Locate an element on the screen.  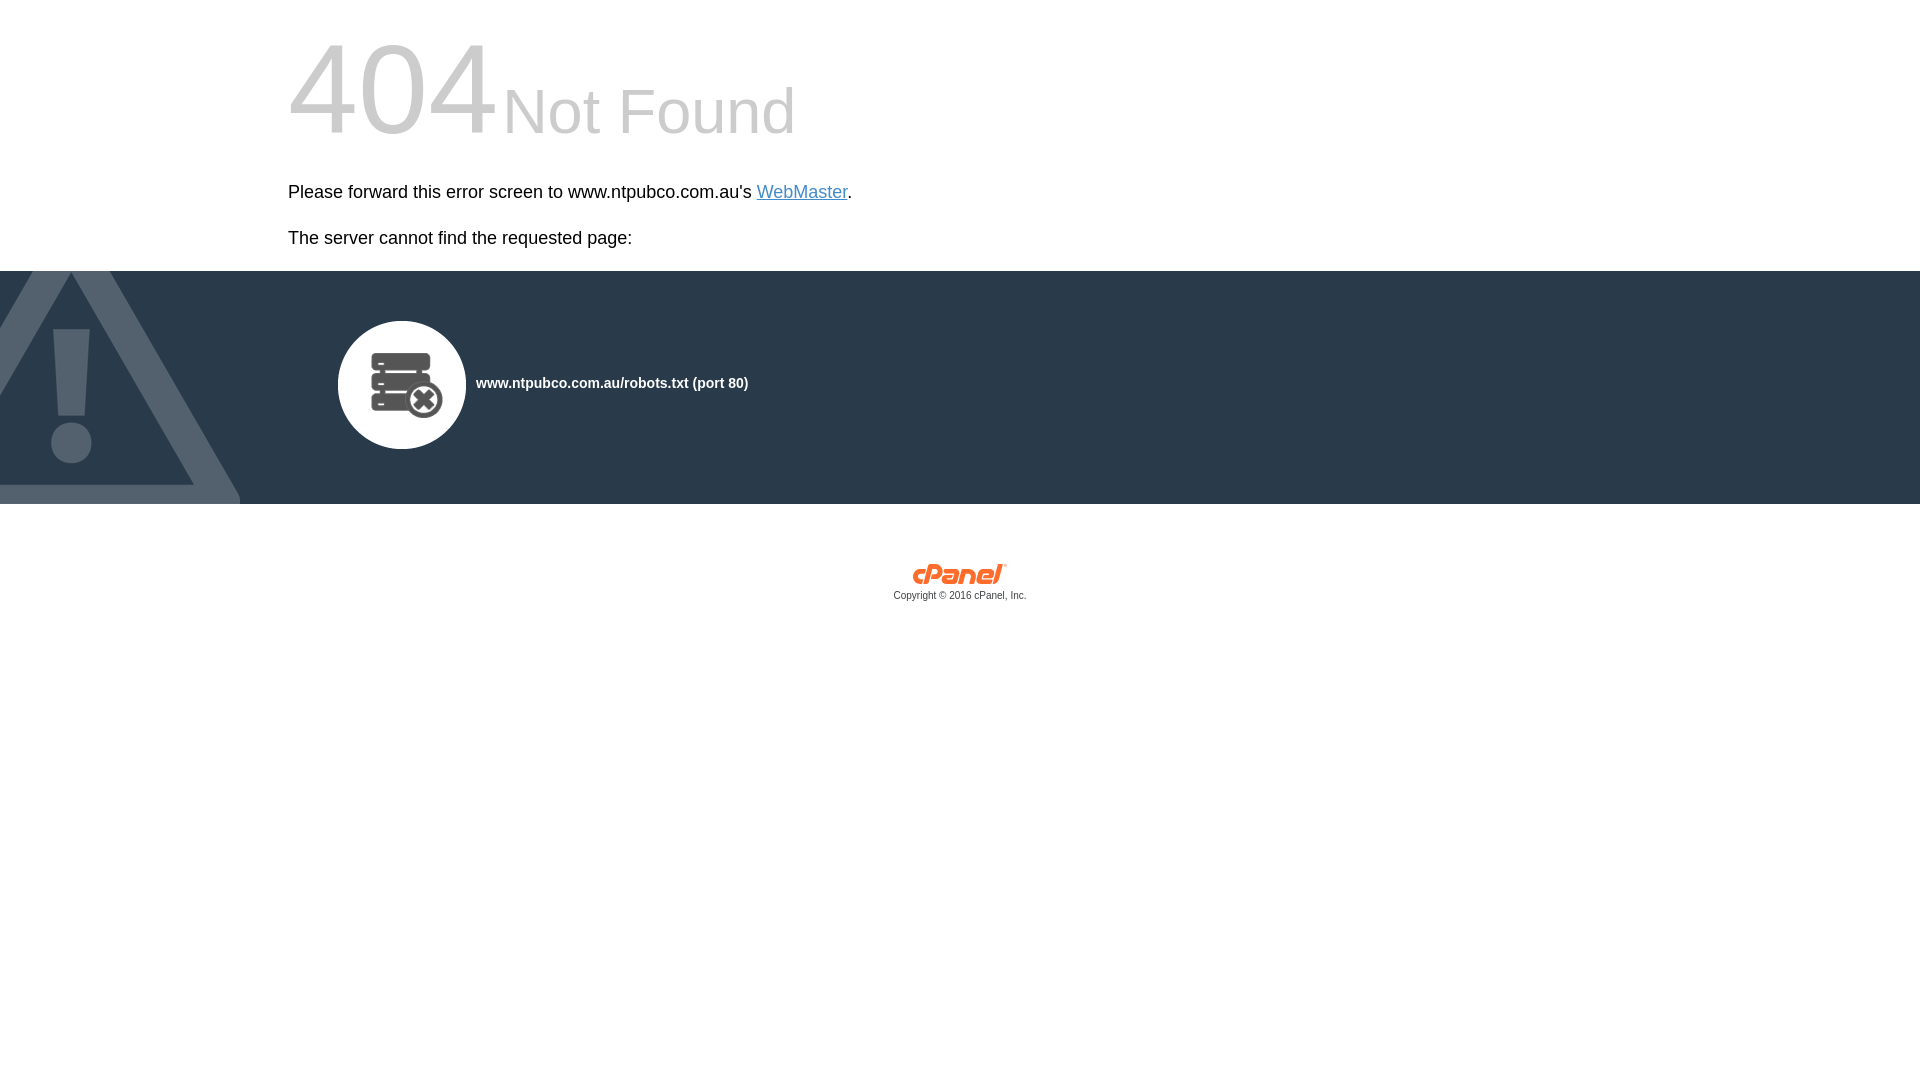
'WebMaster' is located at coordinates (756, 192).